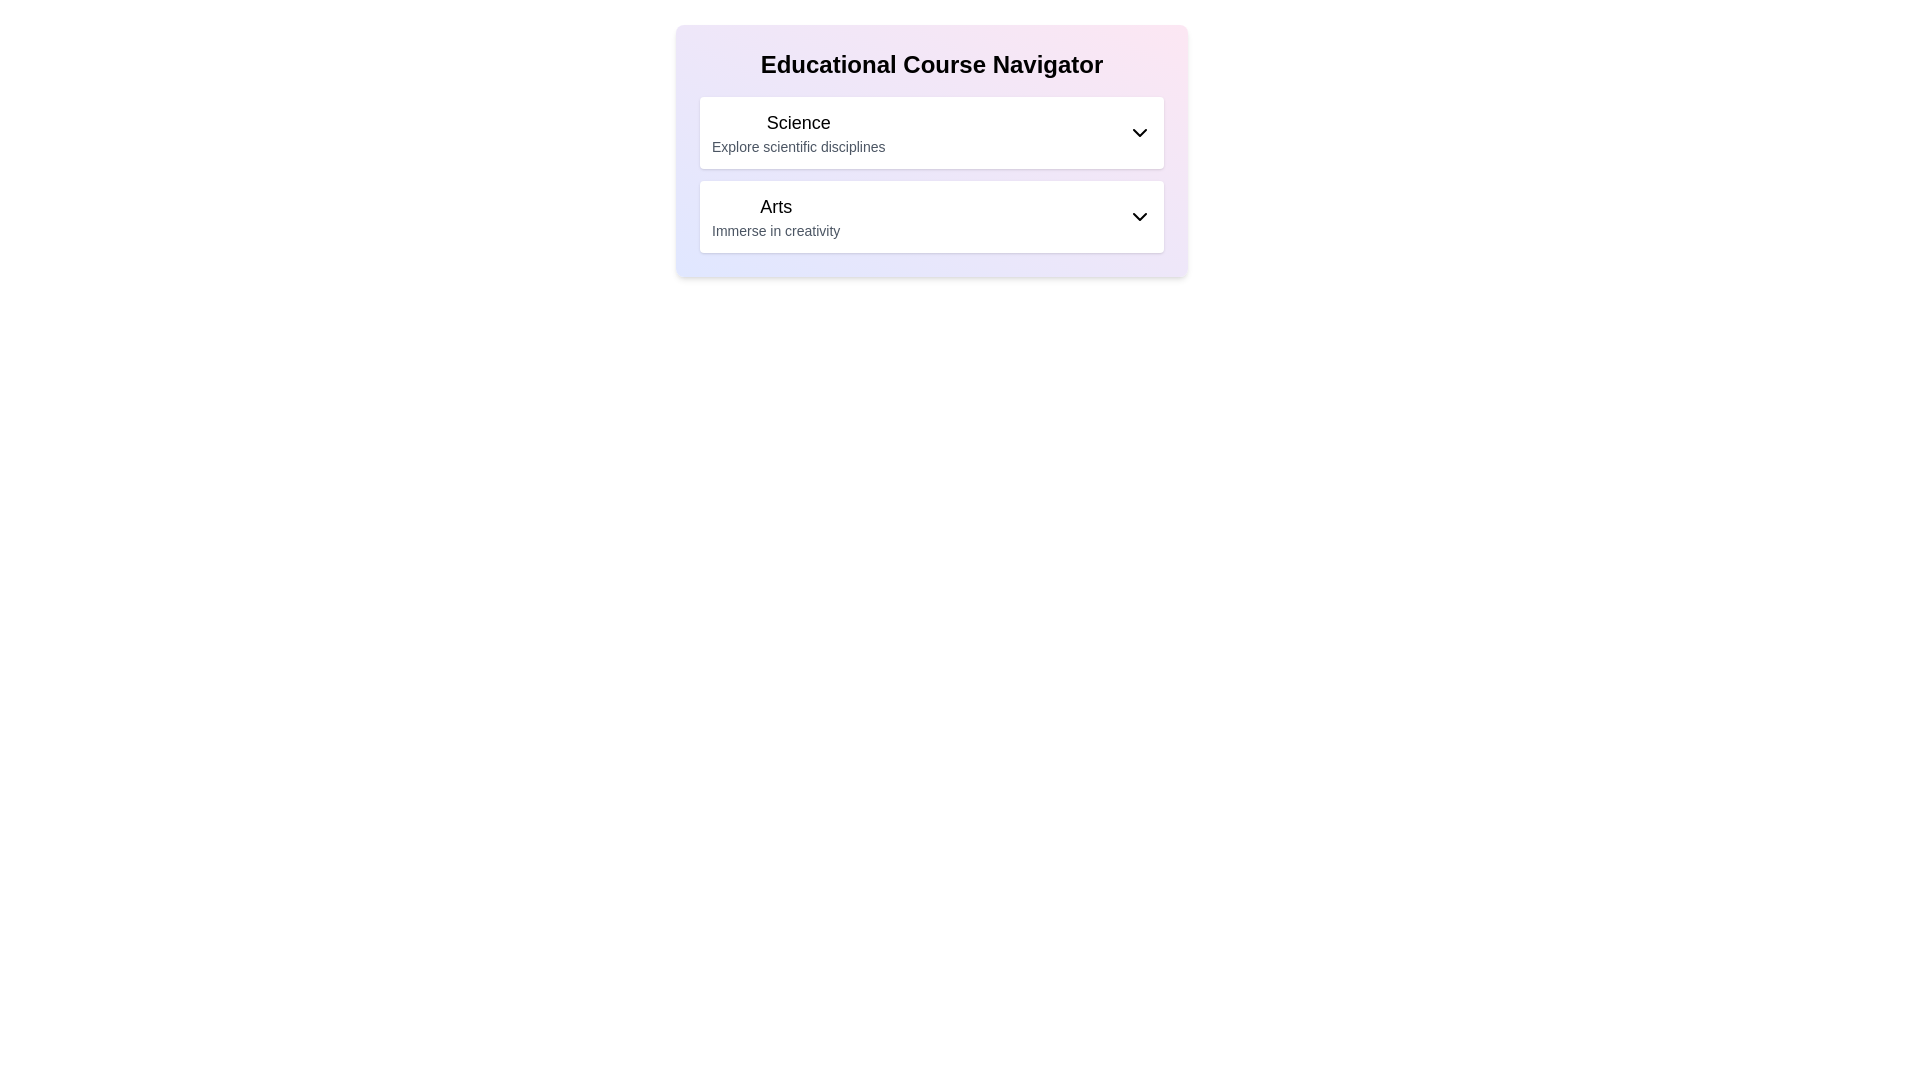 This screenshot has width=1920, height=1080. I want to click on the downward-facing chevron SVG icon located at the right end of the 'Arts Immerse in creativity' section, so click(1140, 216).